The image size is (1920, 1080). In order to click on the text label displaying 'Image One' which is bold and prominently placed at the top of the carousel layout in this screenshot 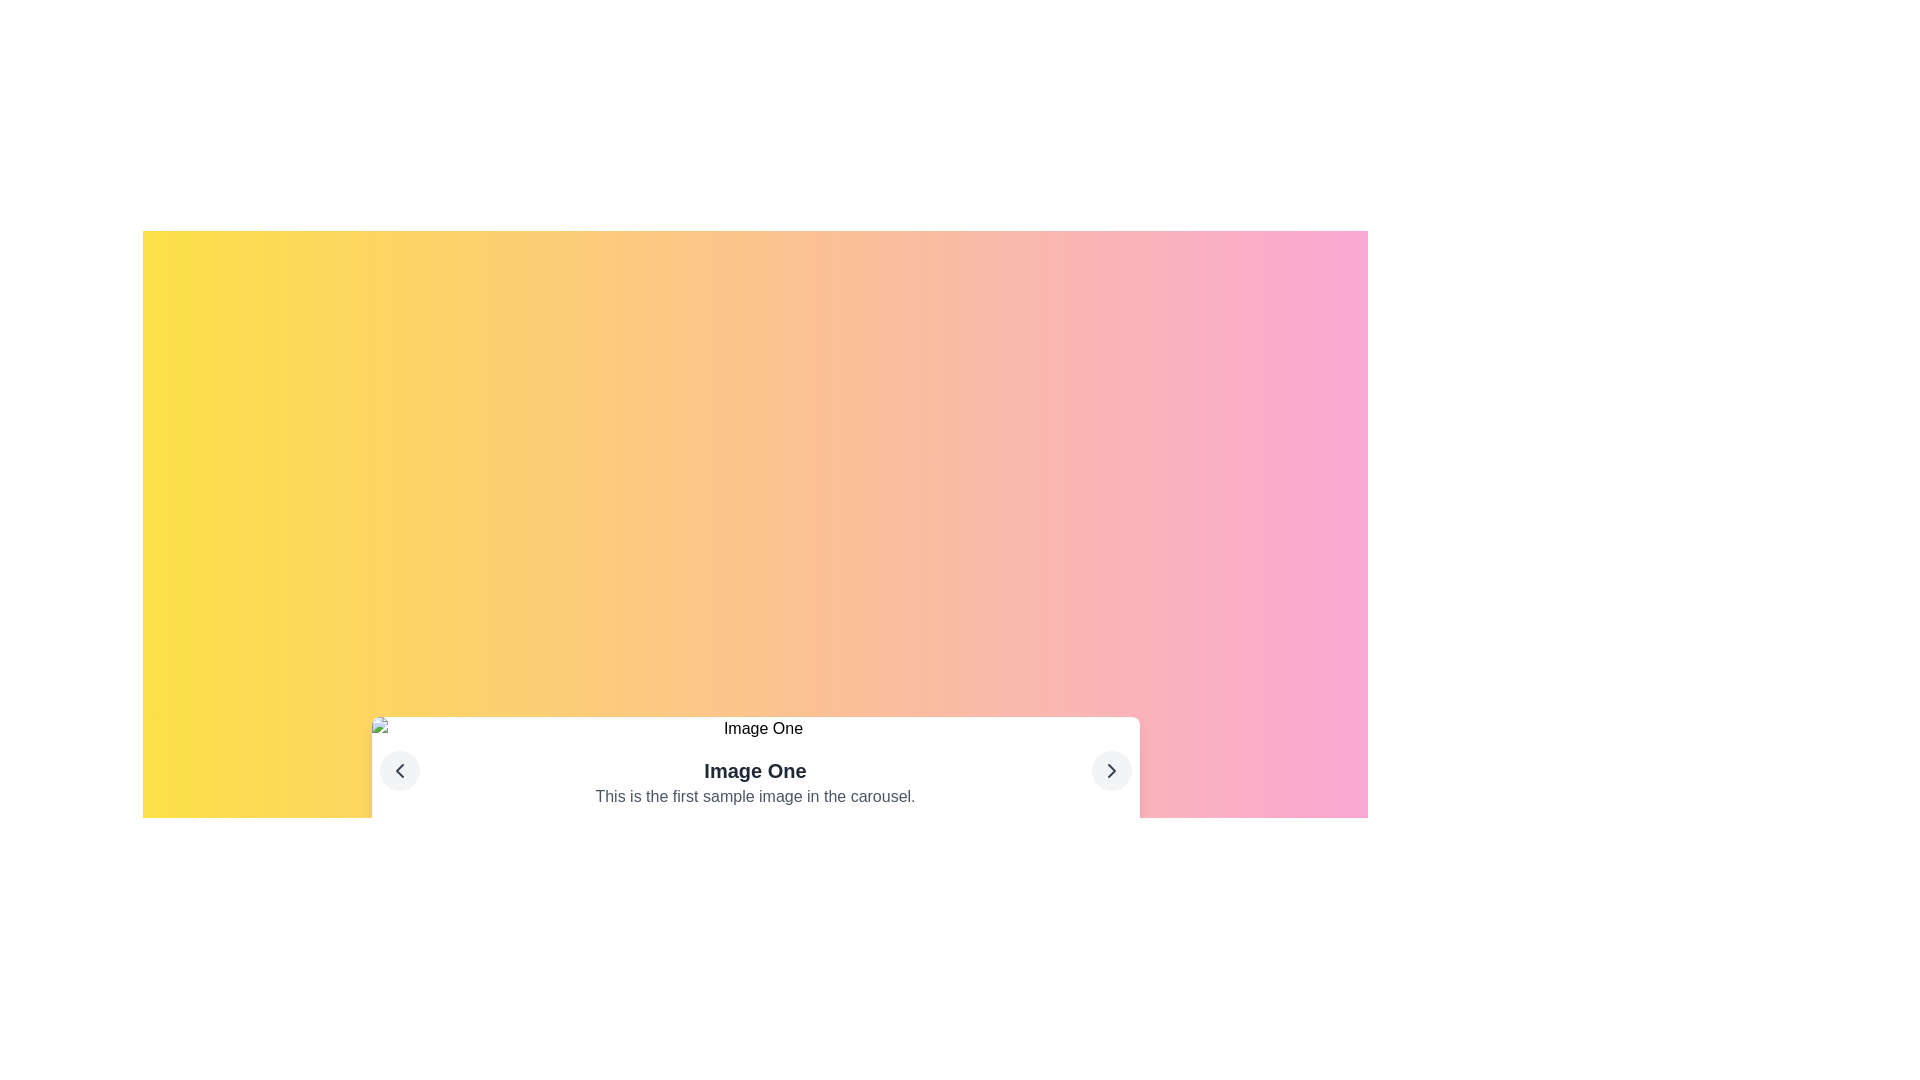, I will do `click(754, 770)`.